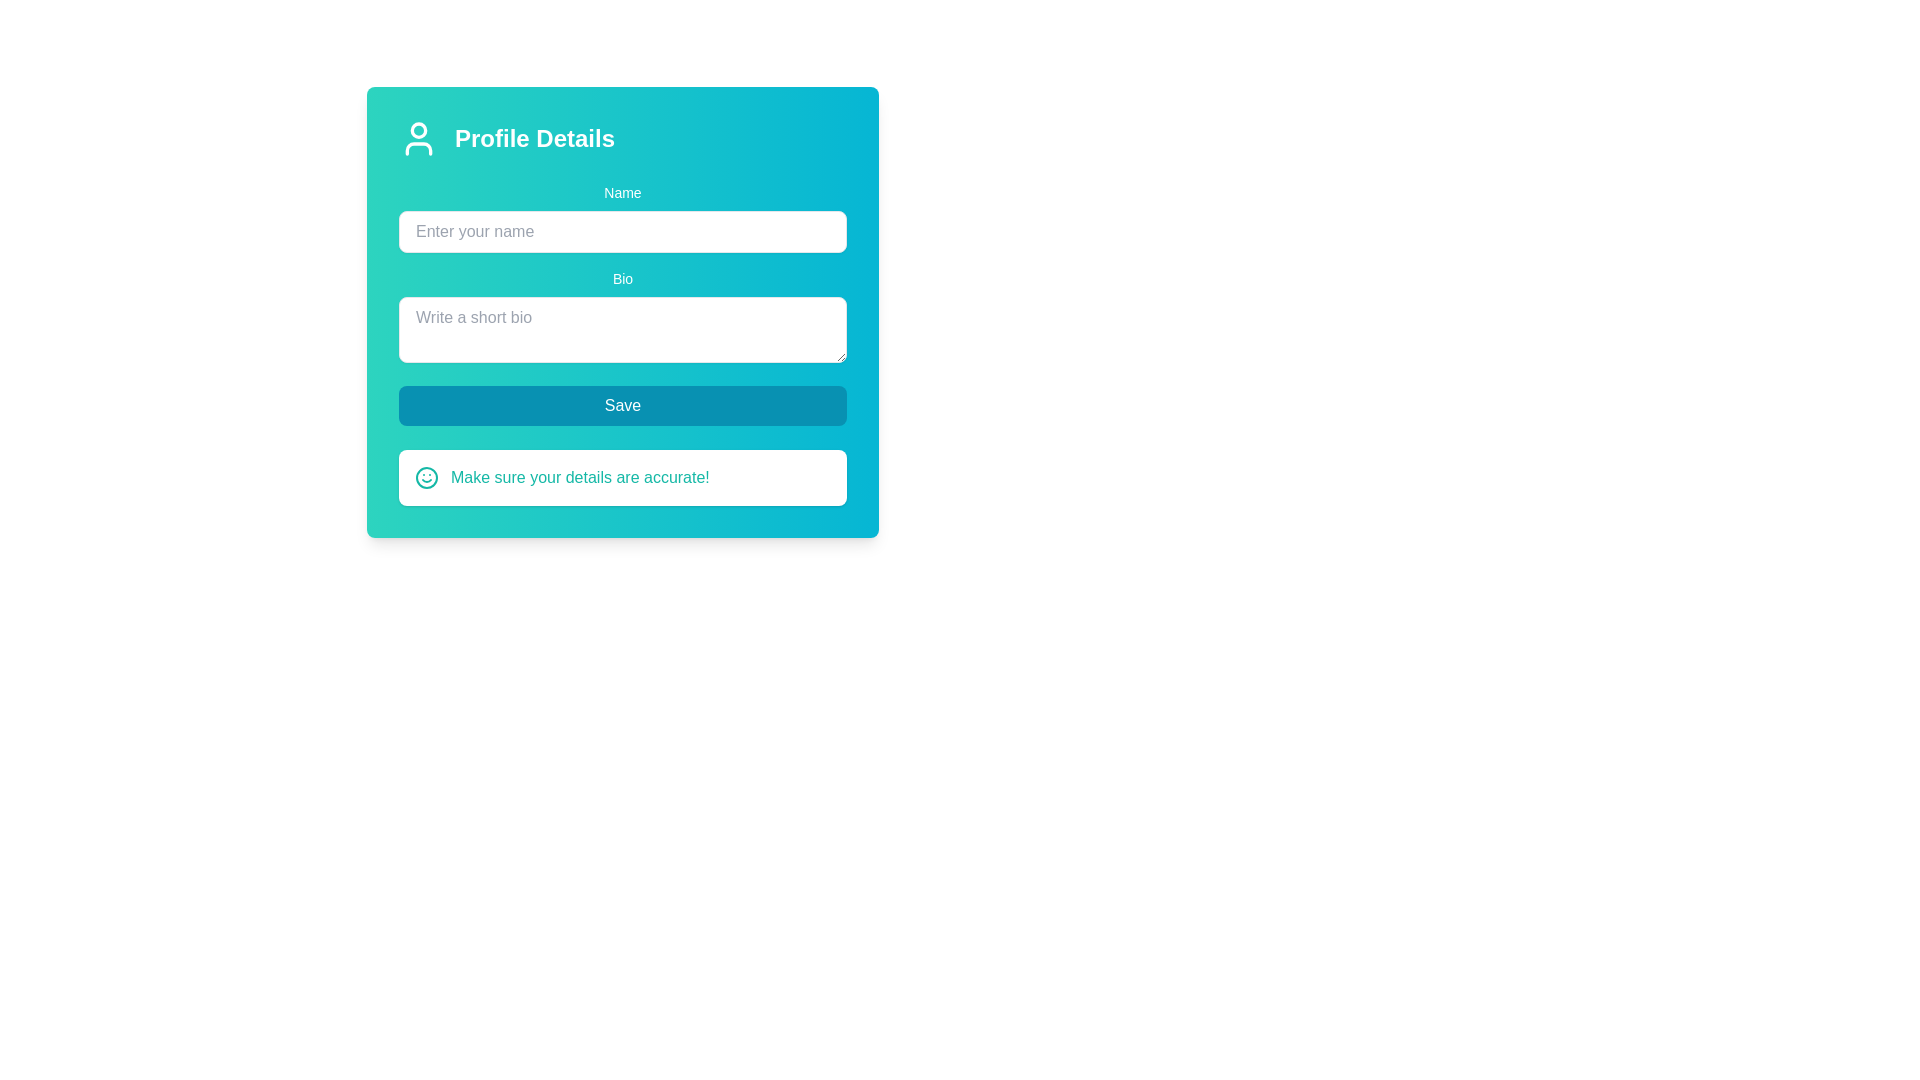 The image size is (1920, 1080). I want to click on the submission button located centrally at the bottom of the form fields, so click(622, 405).